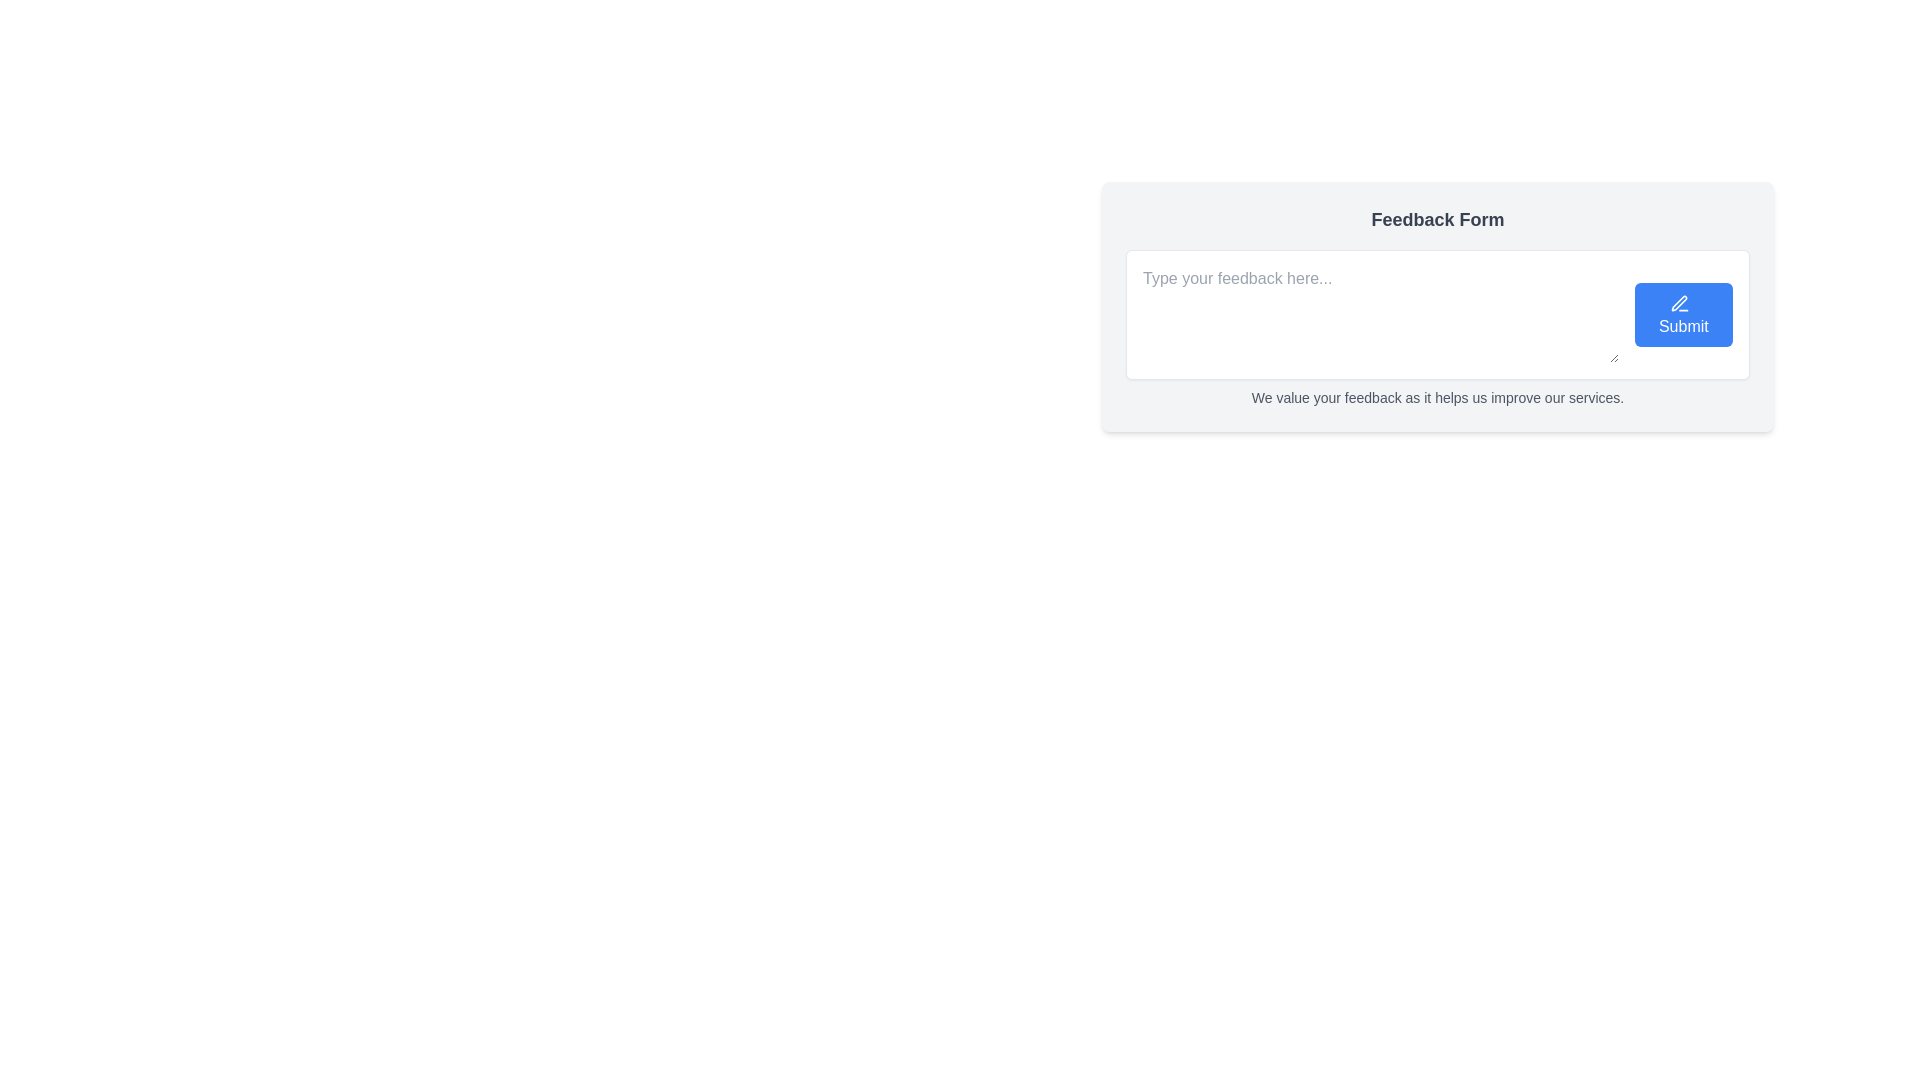 This screenshot has height=1080, width=1920. Describe the element at coordinates (1679, 303) in the screenshot. I see `the pen icon located on the left side of the 'Submit' button, which has a blue circular background with a white stroke` at that location.